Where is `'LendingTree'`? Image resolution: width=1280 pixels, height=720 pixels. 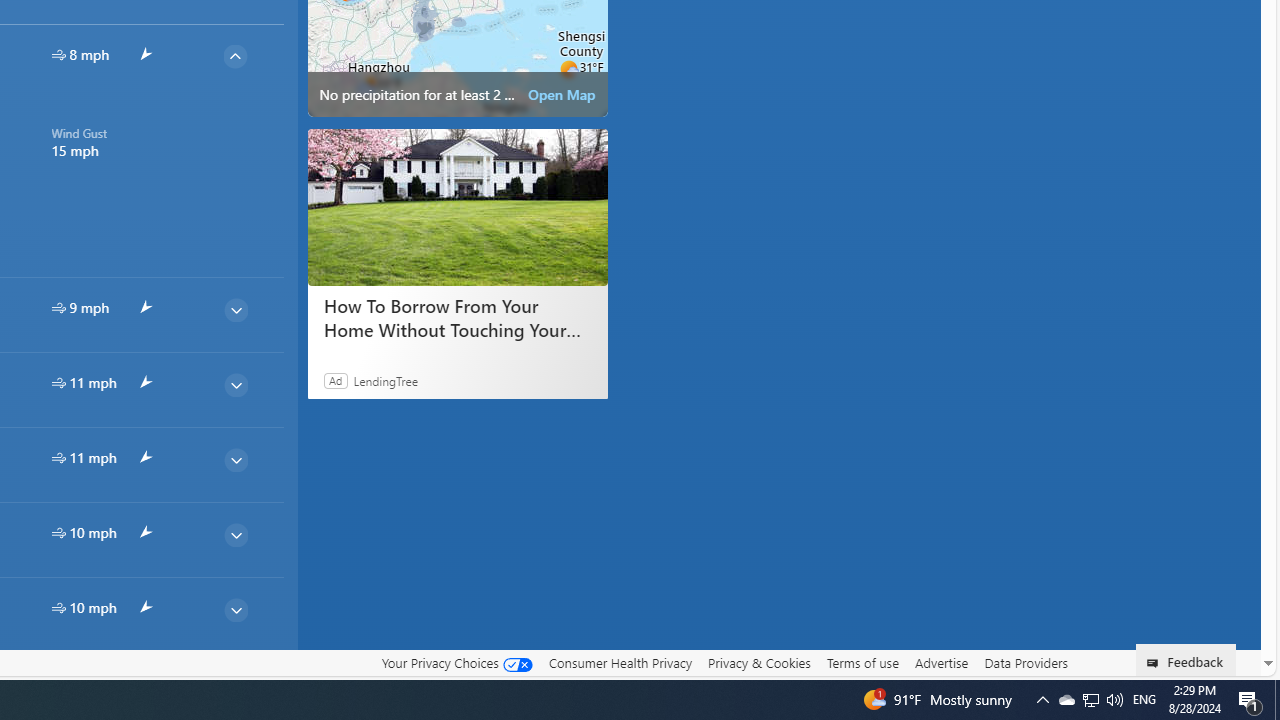
'LendingTree' is located at coordinates (385, 380).